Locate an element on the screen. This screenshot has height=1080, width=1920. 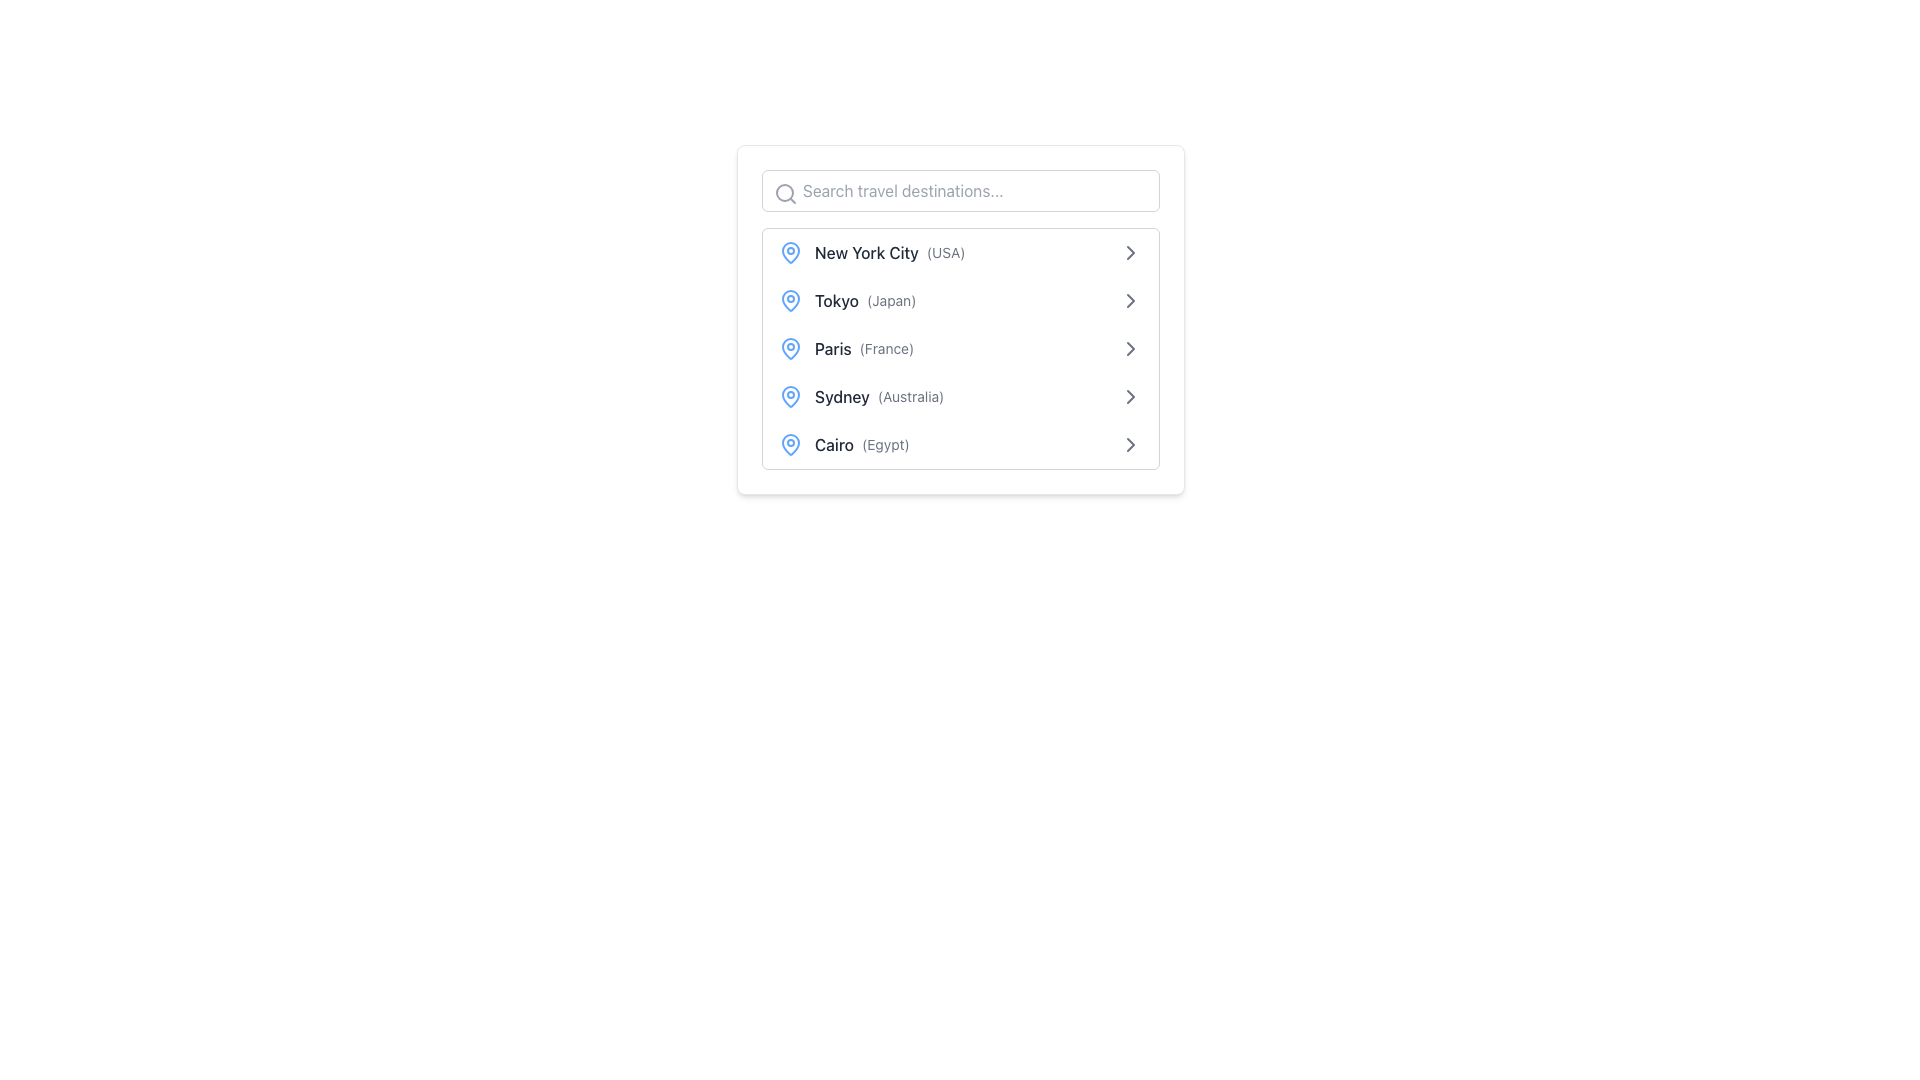
the interactive pin-shaped icon with a blue outline located next to the city name label in the fifth item of the vertical list of locations is located at coordinates (790, 442).